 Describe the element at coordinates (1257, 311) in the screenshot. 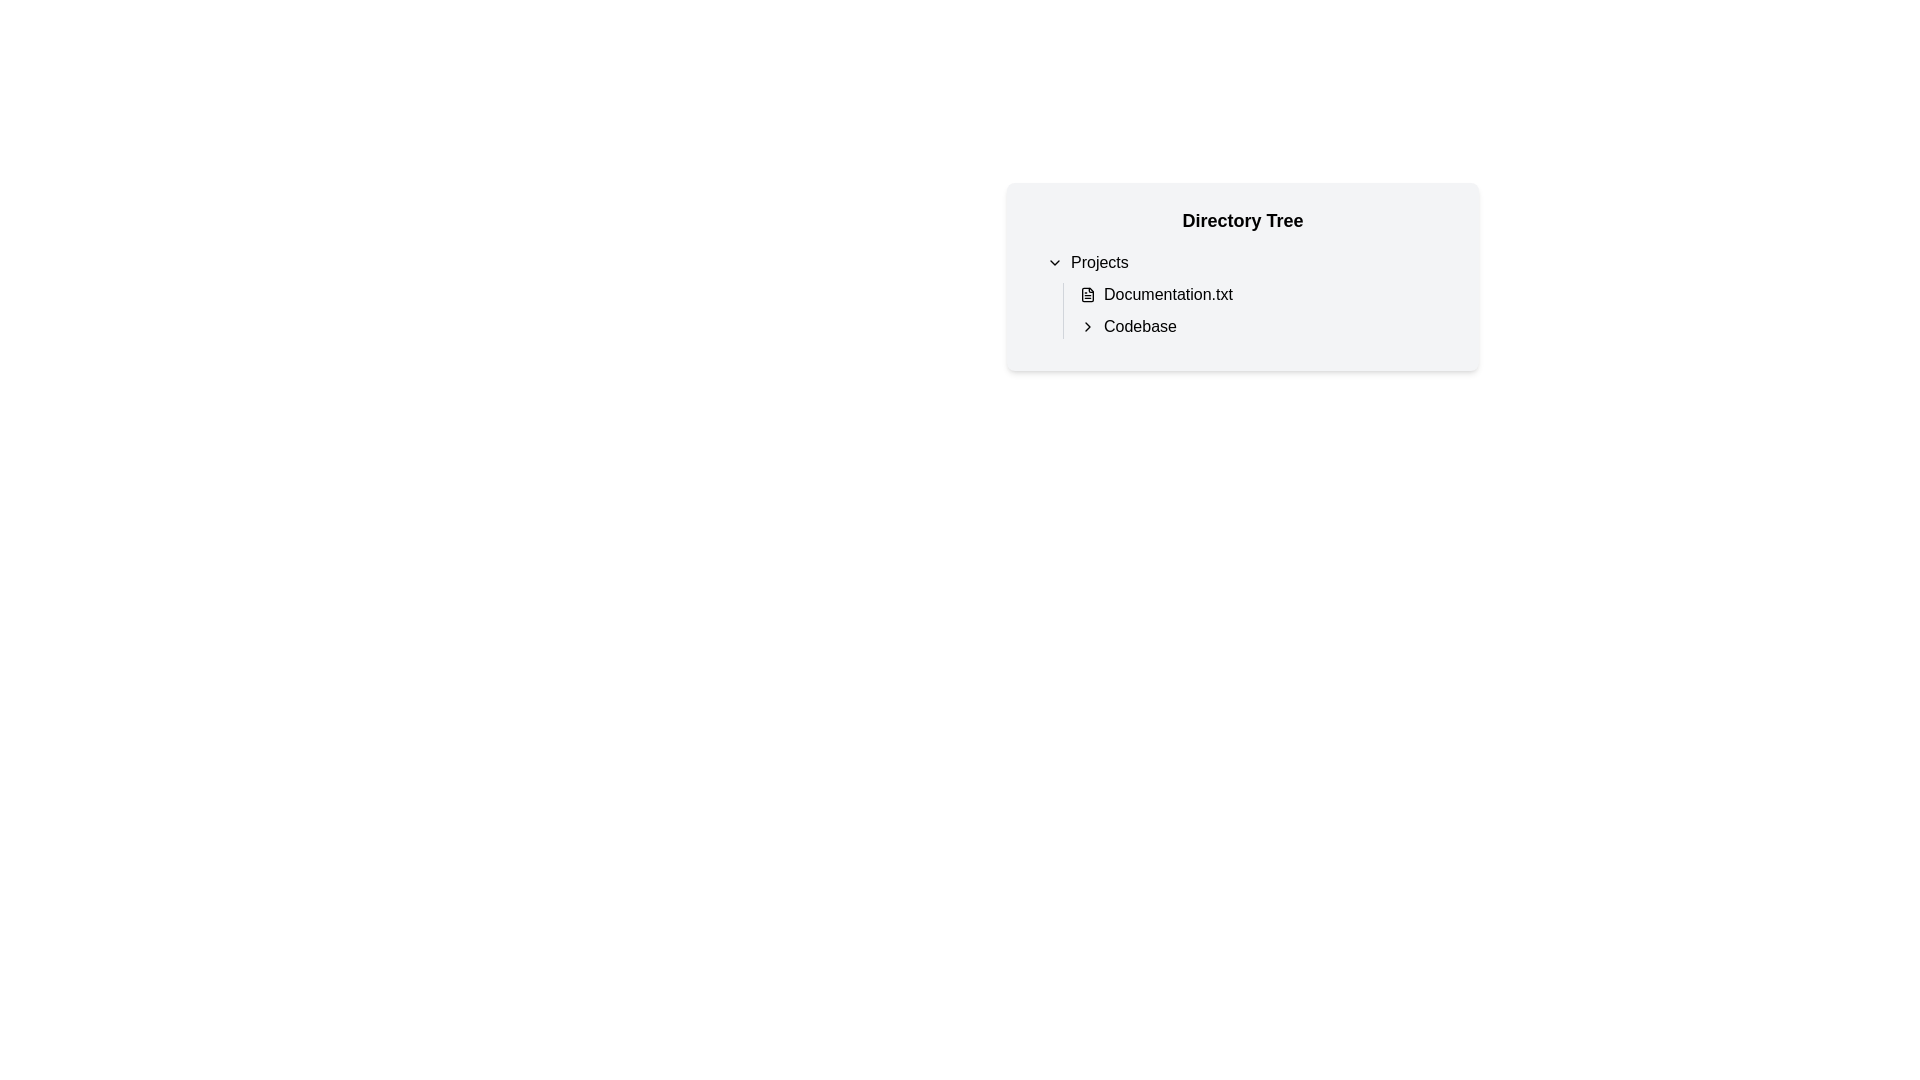

I see `the 'Documentation.txt' entry` at that location.